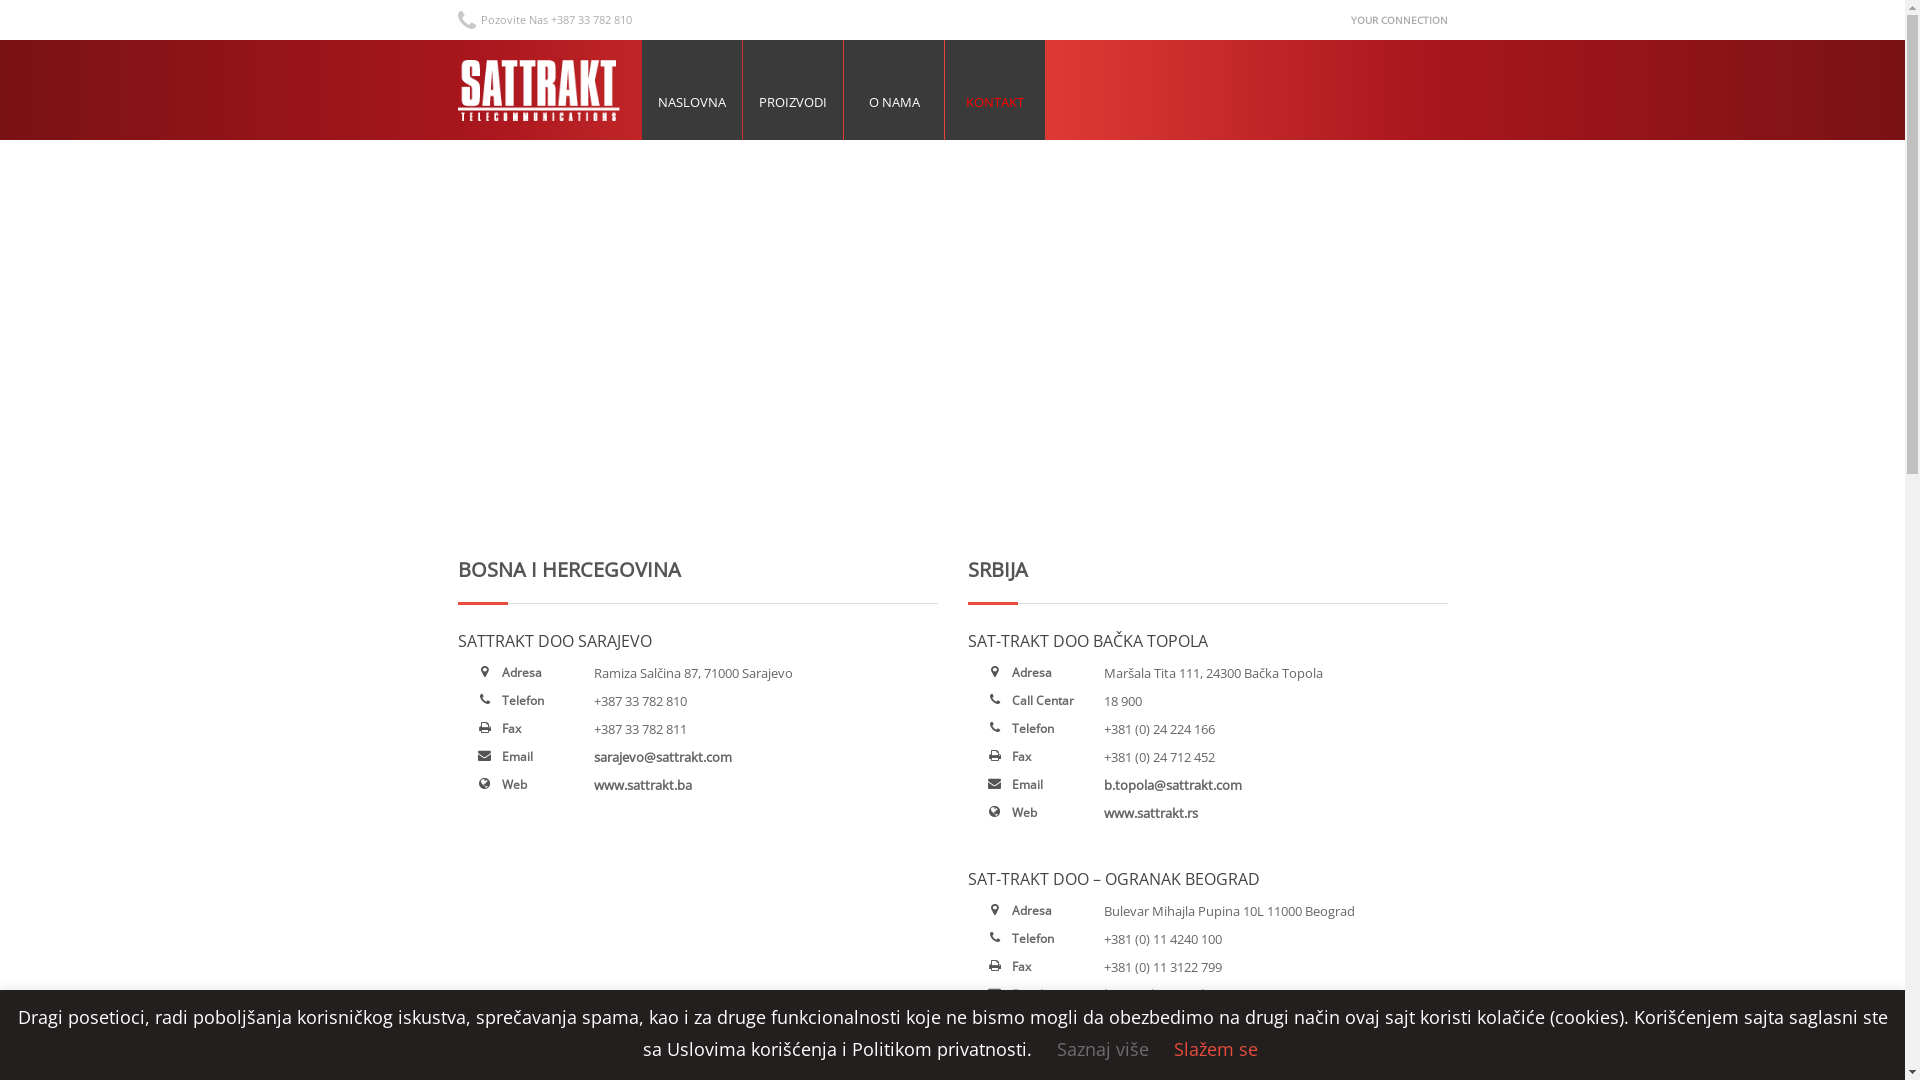 The width and height of the screenshot is (1920, 1080). I want to click on 'PROIZVODI', so click(791, 88).